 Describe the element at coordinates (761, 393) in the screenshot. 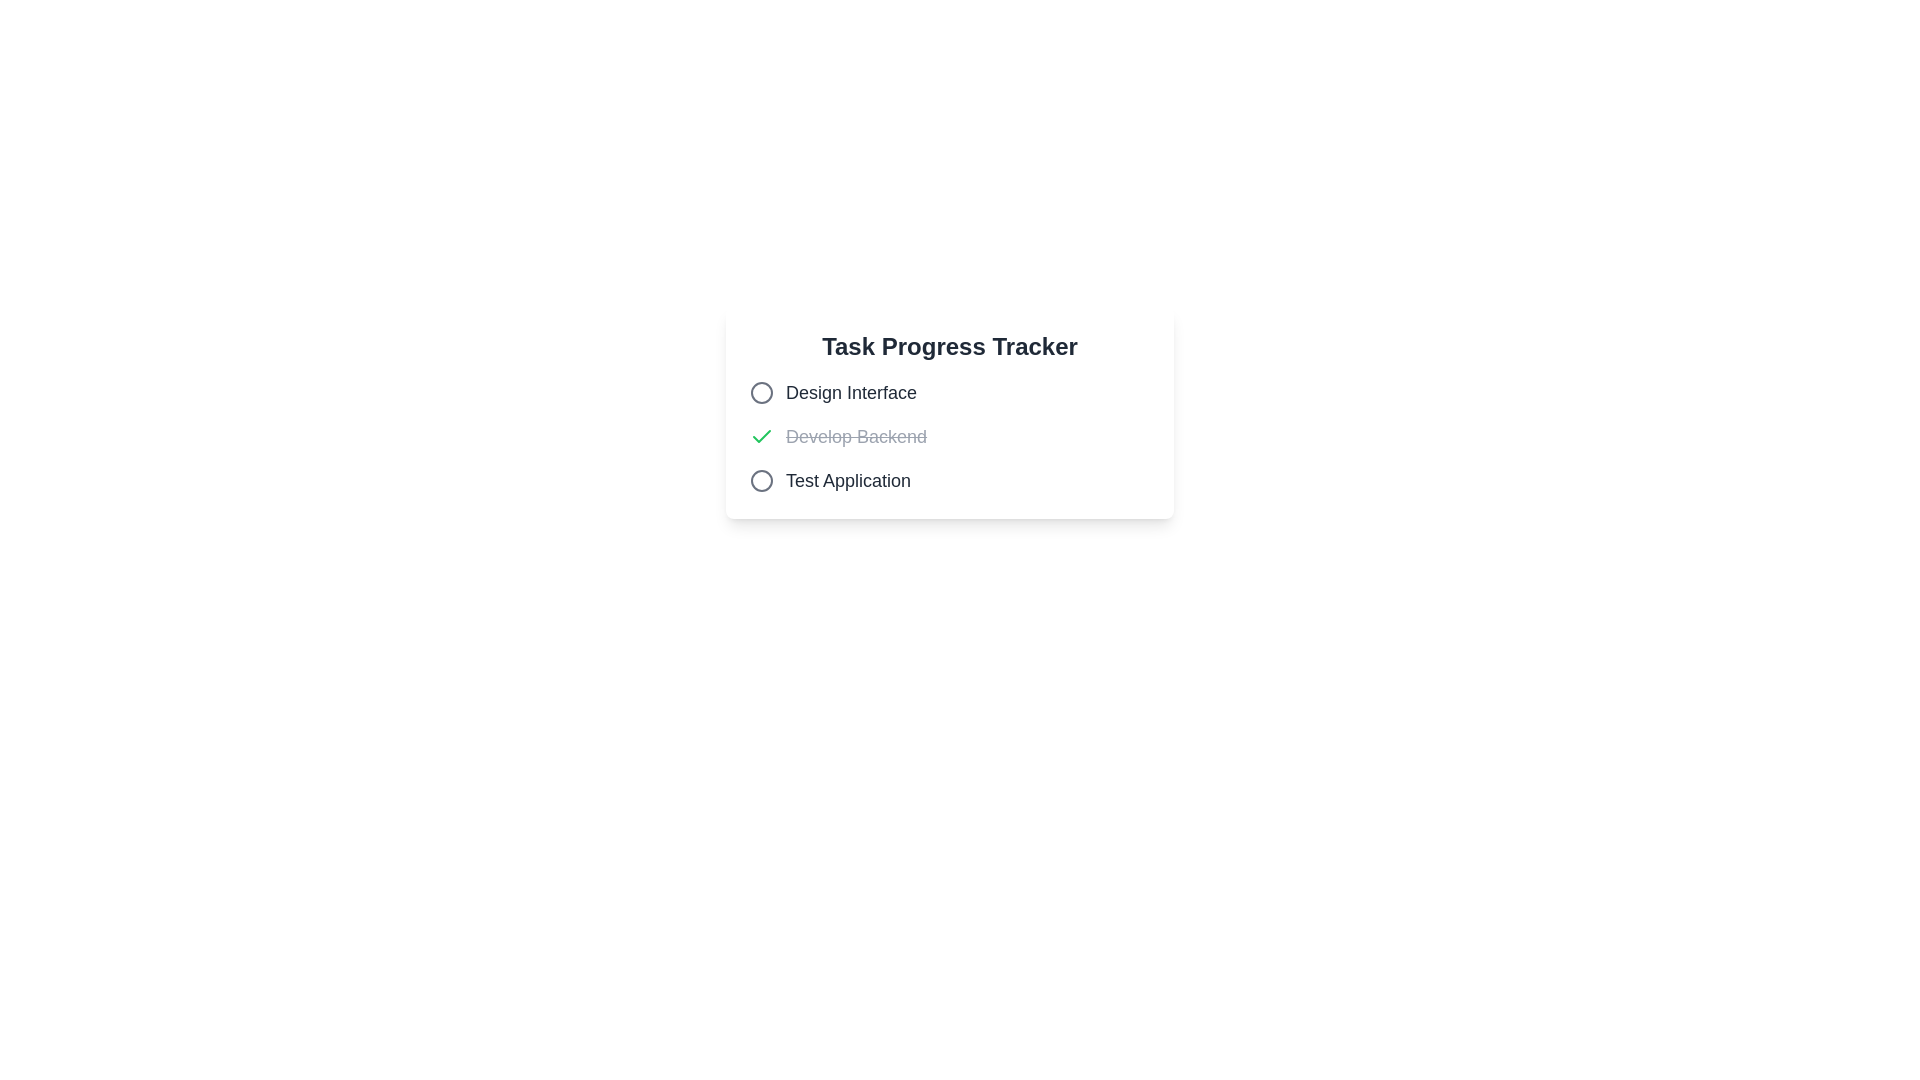

I see `the SVG icon positioned on the top-left side of the text 'Design Interface' in the 'Task Progress Tracker' card, which serves as a status marker for the task` at that location.